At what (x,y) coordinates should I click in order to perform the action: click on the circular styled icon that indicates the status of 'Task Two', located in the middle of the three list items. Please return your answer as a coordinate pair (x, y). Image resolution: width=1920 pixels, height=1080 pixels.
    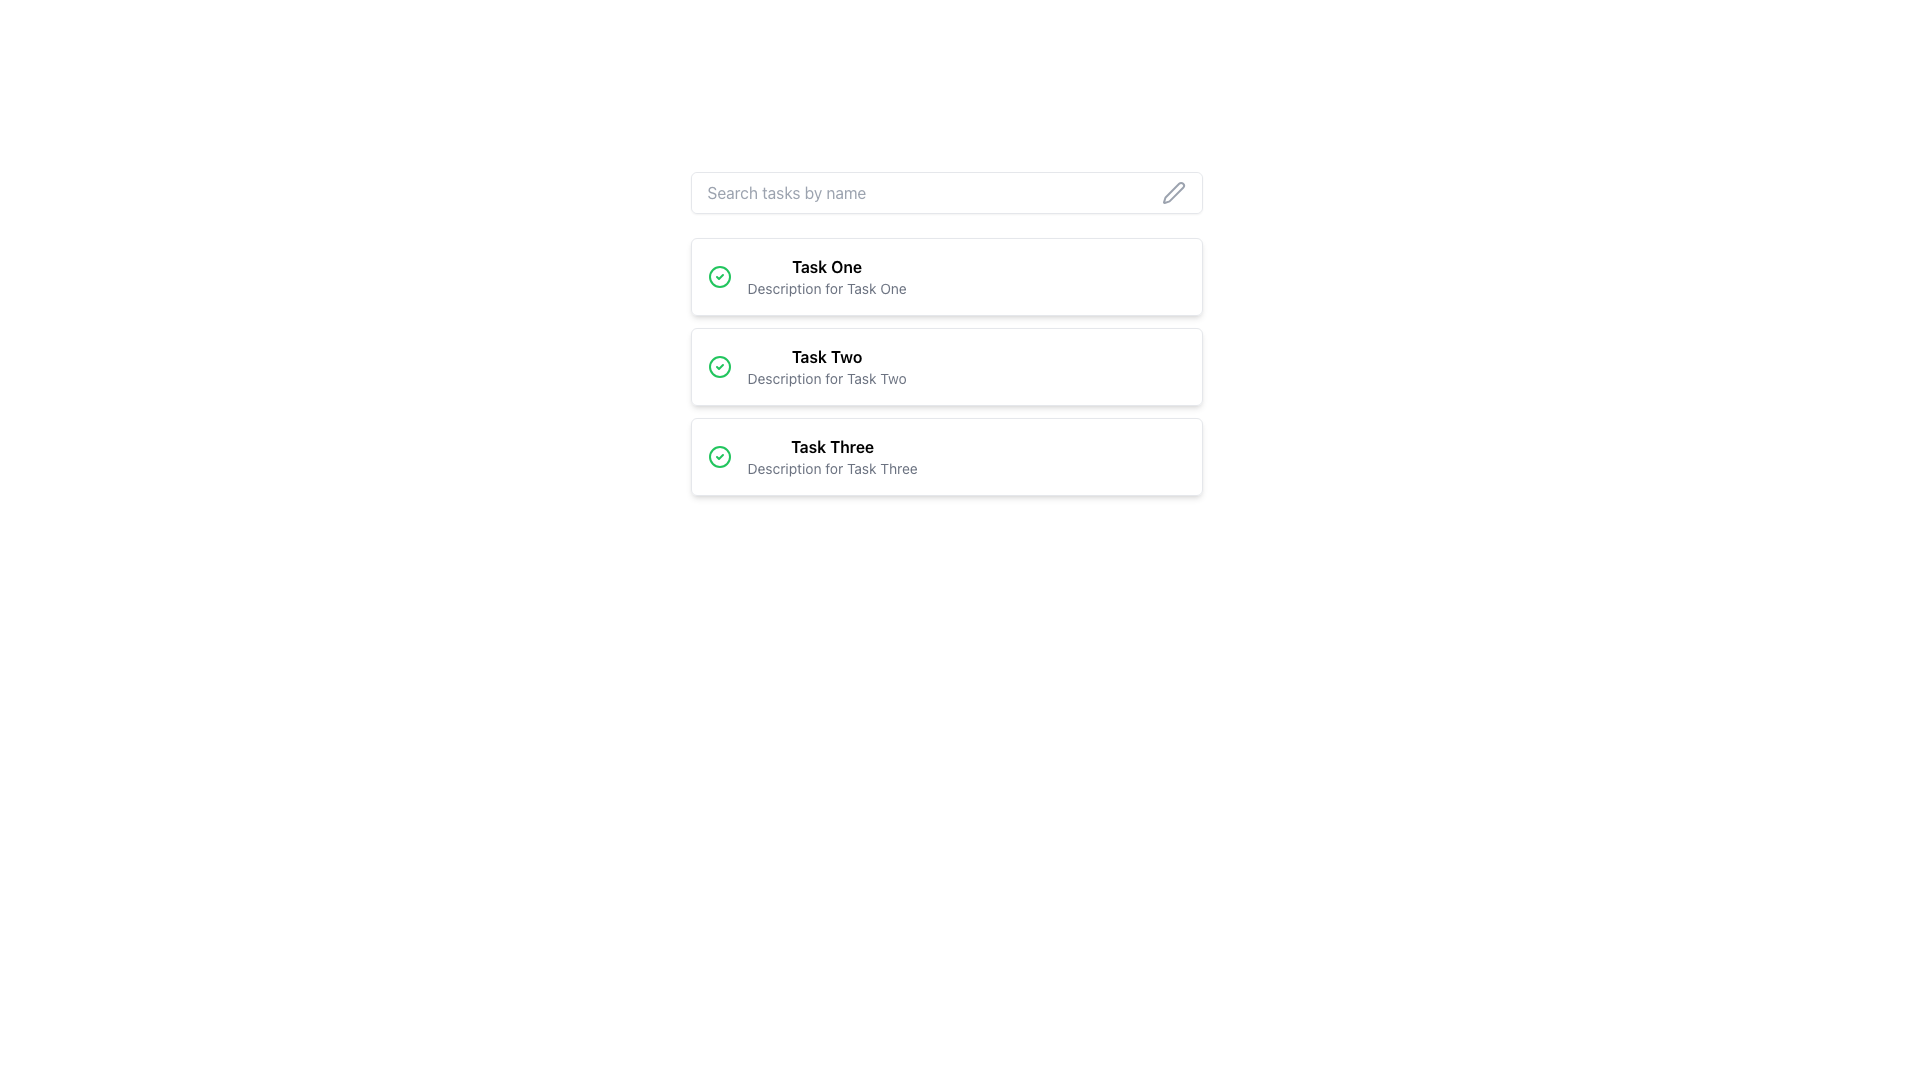
    Looking at the image, I should click on (719, 456).